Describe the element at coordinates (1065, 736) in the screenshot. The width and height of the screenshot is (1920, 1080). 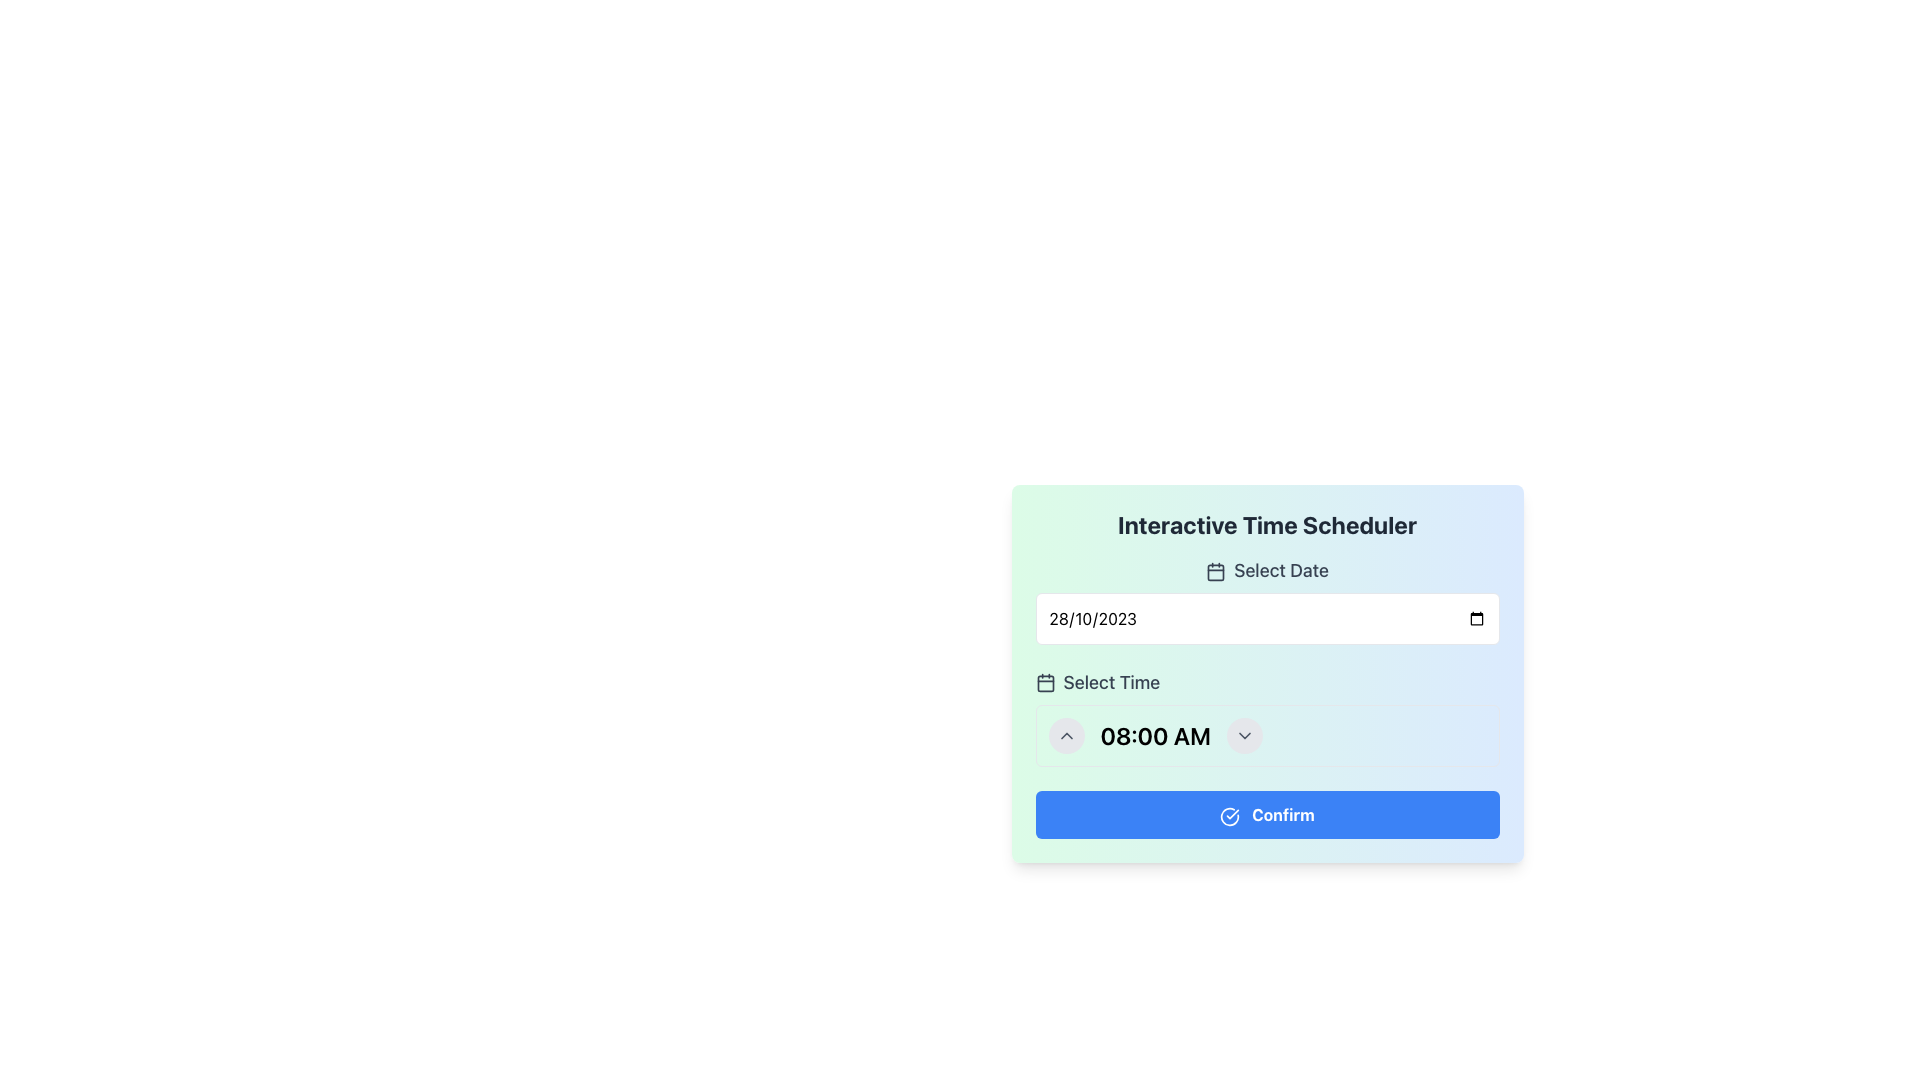
I see `the circular button with a gray background and an upwards-facing chevron icon to increment the hour, located to the left of the displayed time '08:00 AM'` at that location.